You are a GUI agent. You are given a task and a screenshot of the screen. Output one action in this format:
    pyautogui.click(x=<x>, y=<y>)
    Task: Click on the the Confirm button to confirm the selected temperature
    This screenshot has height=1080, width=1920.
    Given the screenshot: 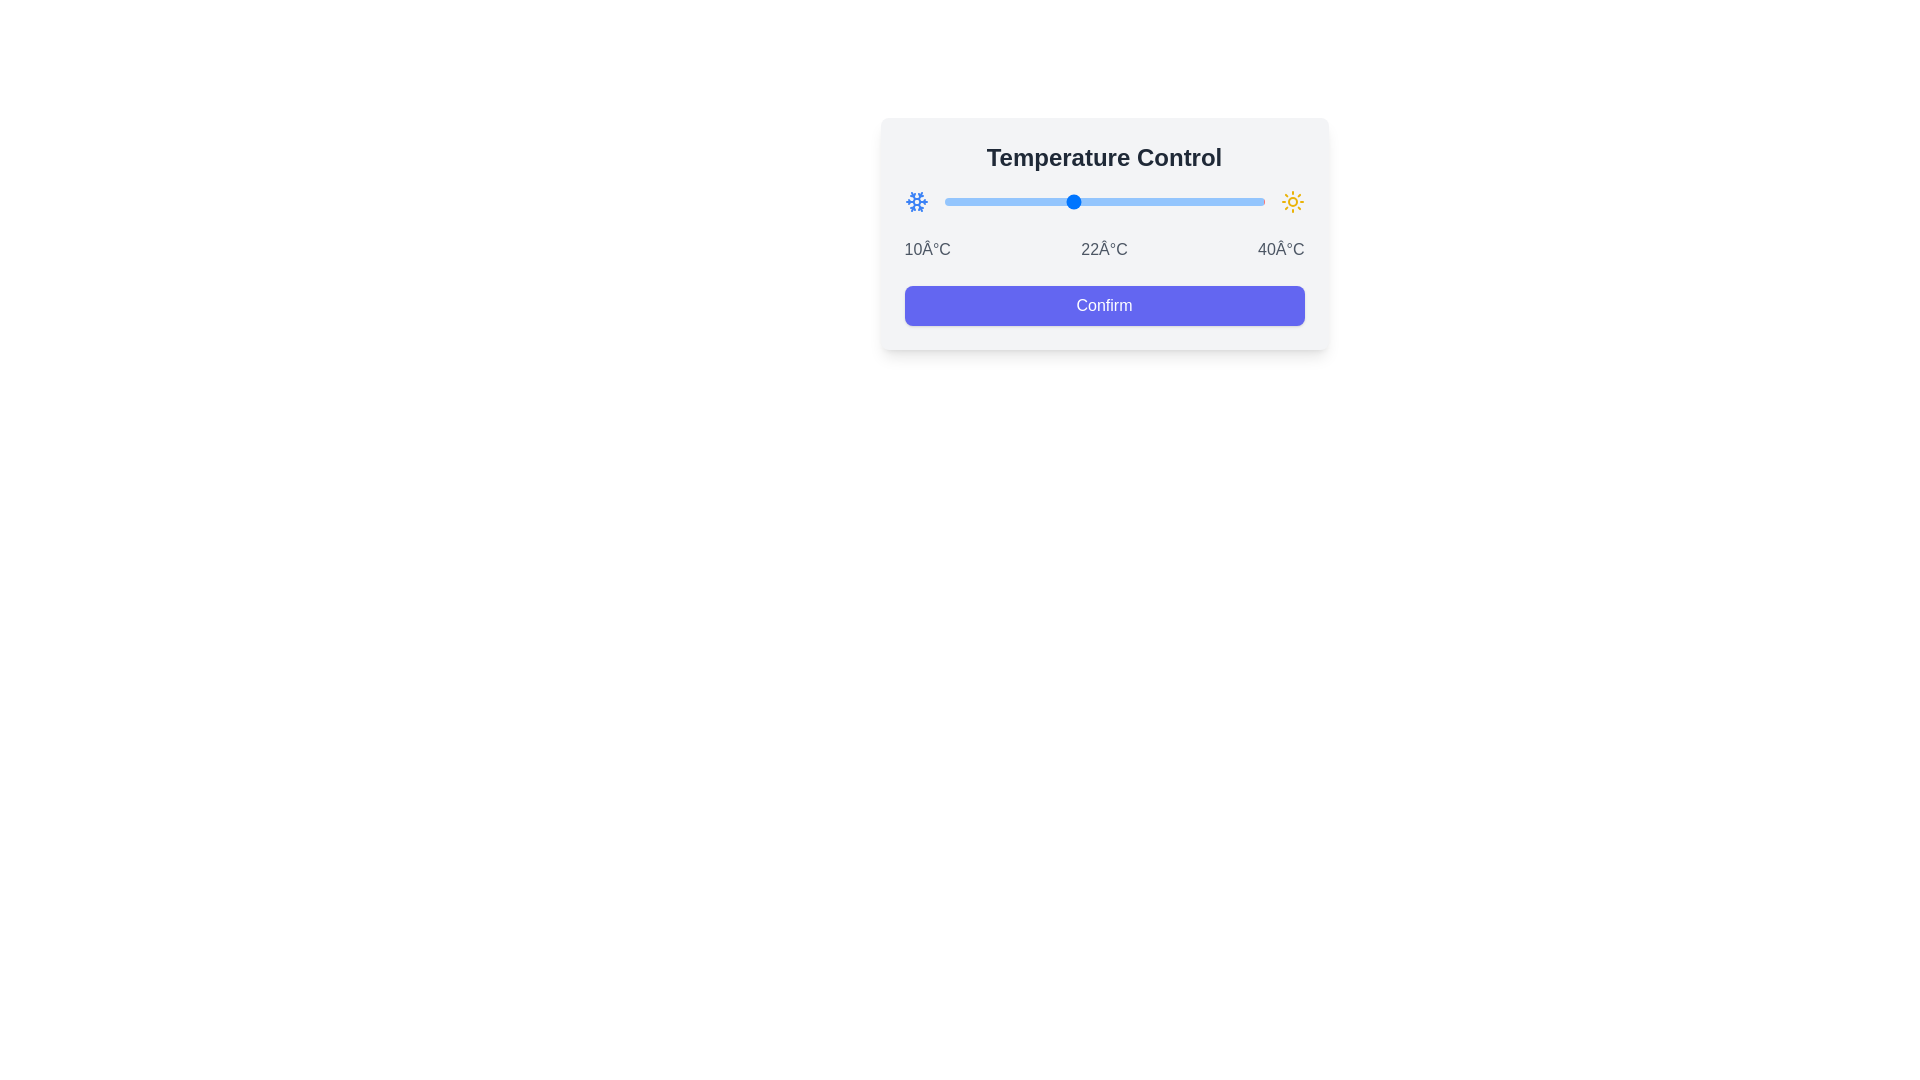 What is the action you would take?
    pyautogui.click(x=1103, y=305)
    